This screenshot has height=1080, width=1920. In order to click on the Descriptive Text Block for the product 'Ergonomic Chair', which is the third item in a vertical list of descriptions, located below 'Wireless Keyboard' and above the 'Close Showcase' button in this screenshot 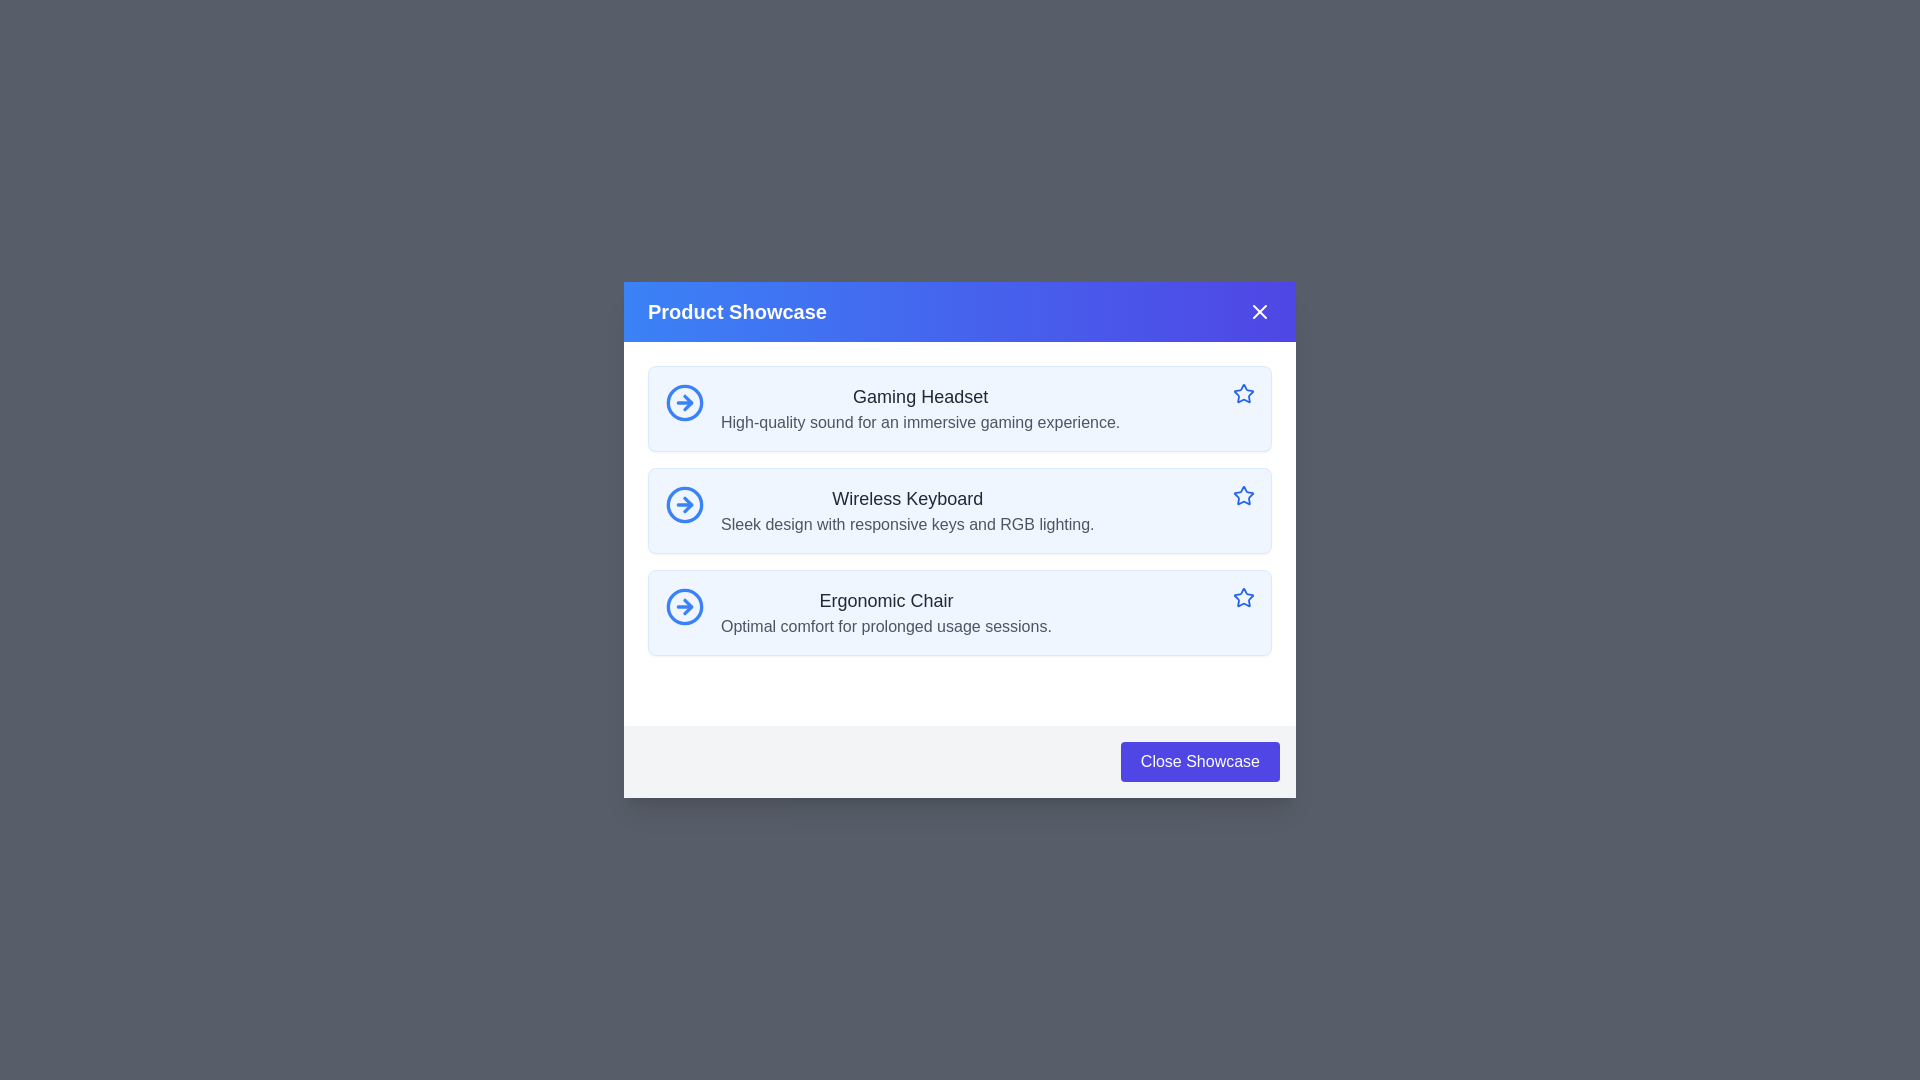, I will do `click(885, 612)`.